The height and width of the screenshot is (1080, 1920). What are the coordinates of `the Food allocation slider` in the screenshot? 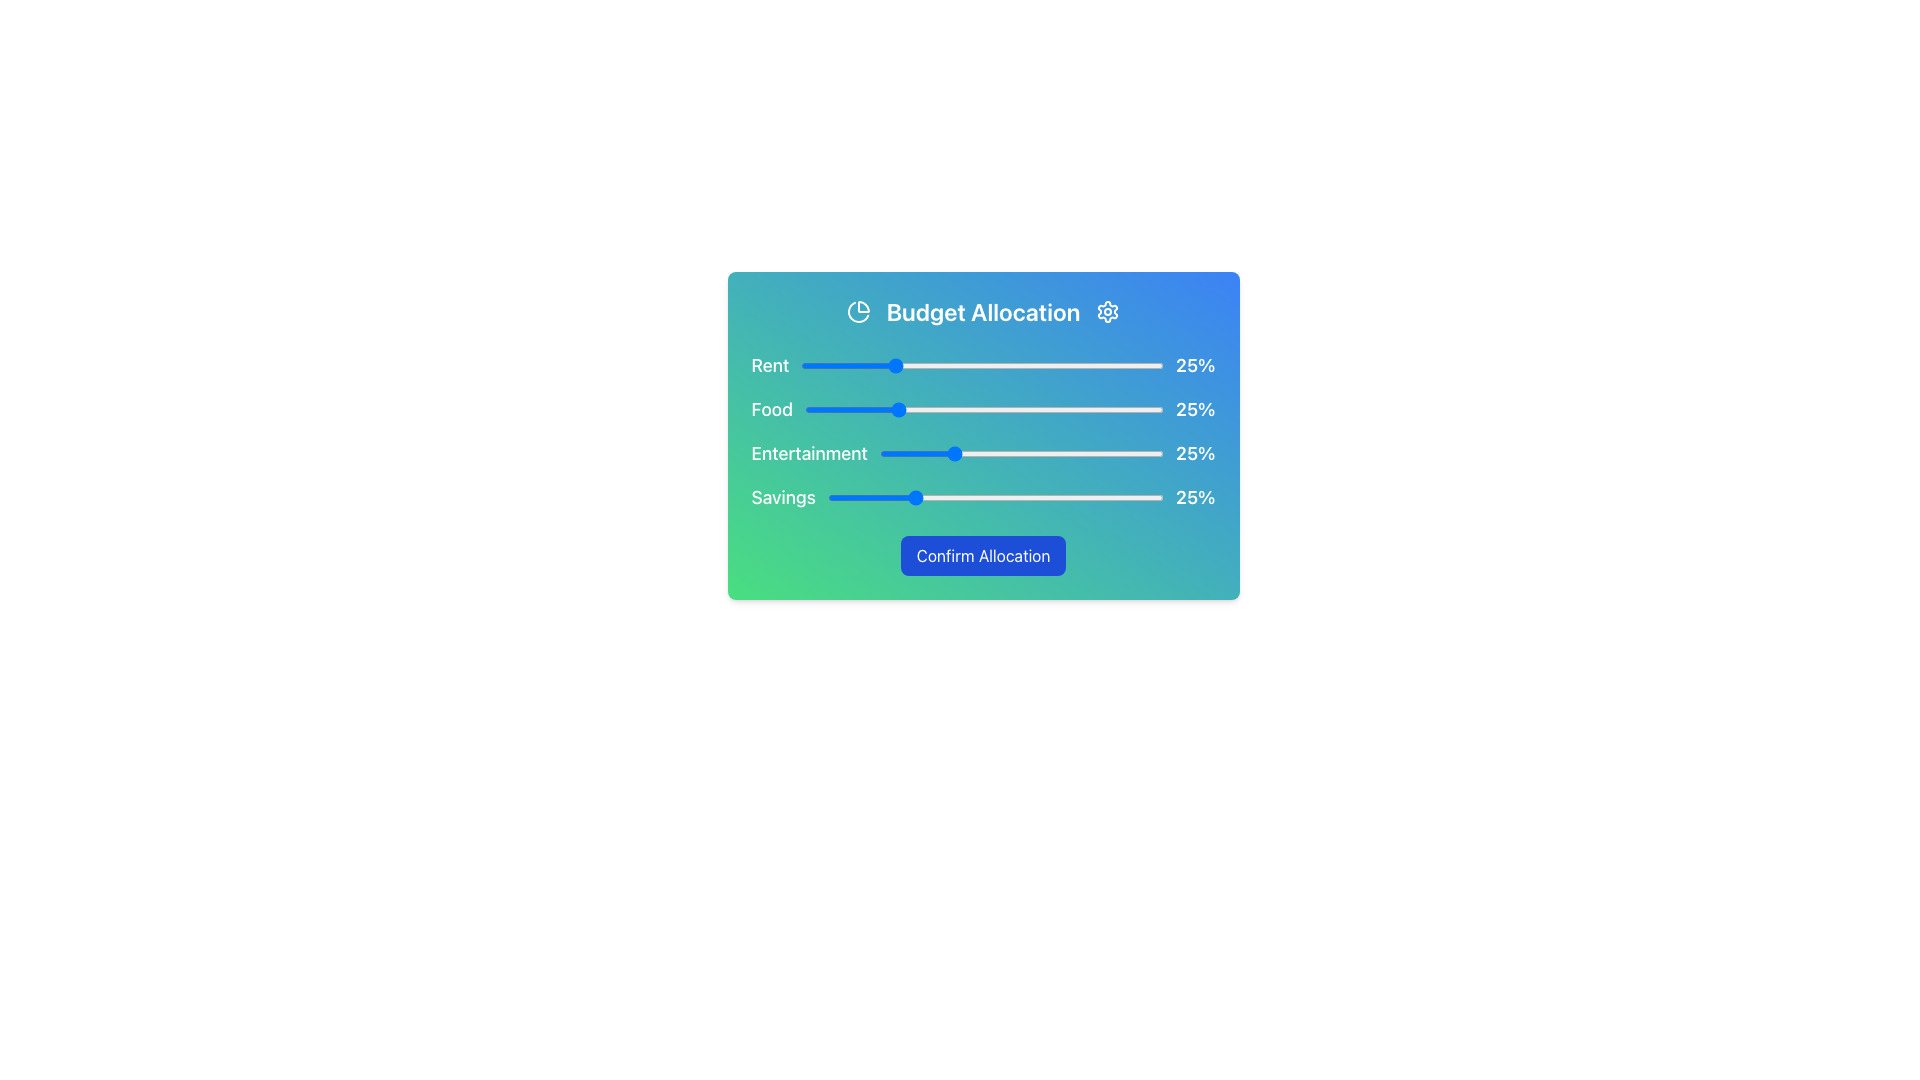 It's located at (1040, 408).